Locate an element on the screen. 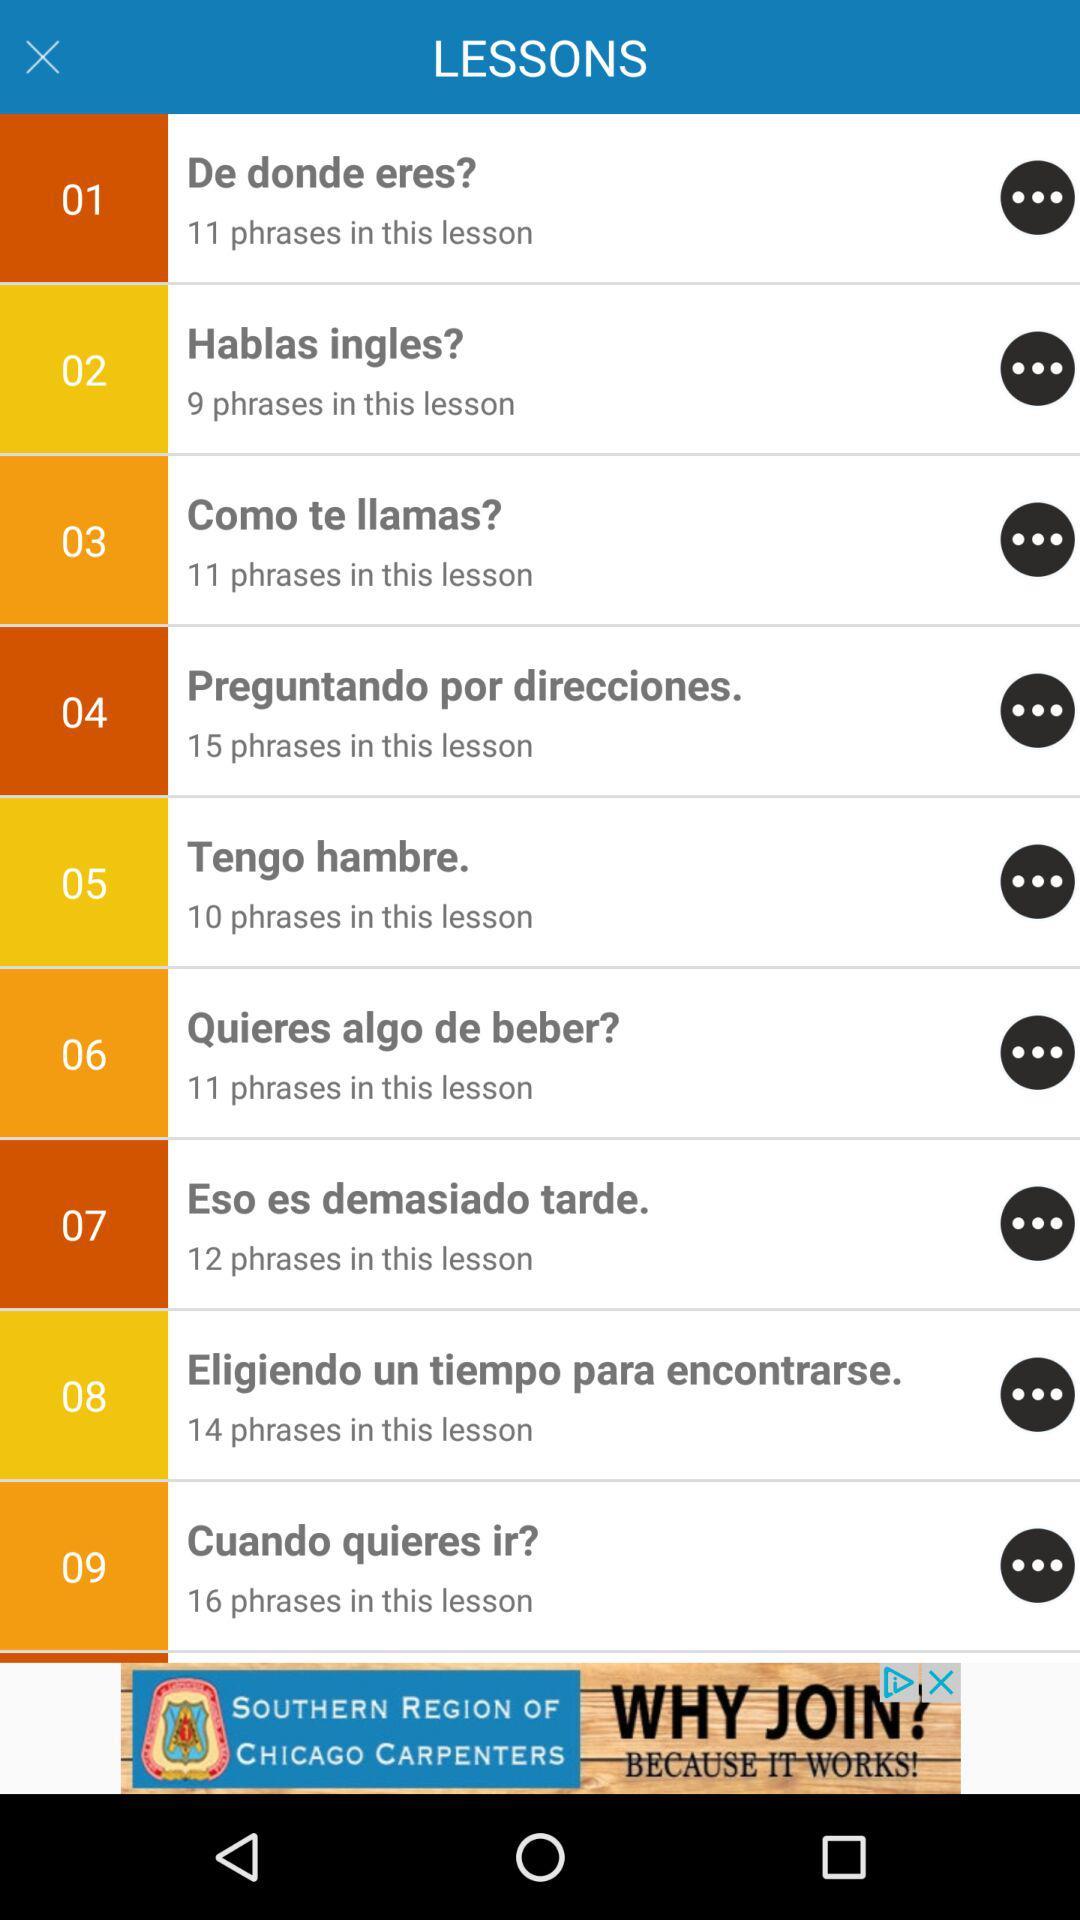  read advertisement is located at coordinates (540, 1727).